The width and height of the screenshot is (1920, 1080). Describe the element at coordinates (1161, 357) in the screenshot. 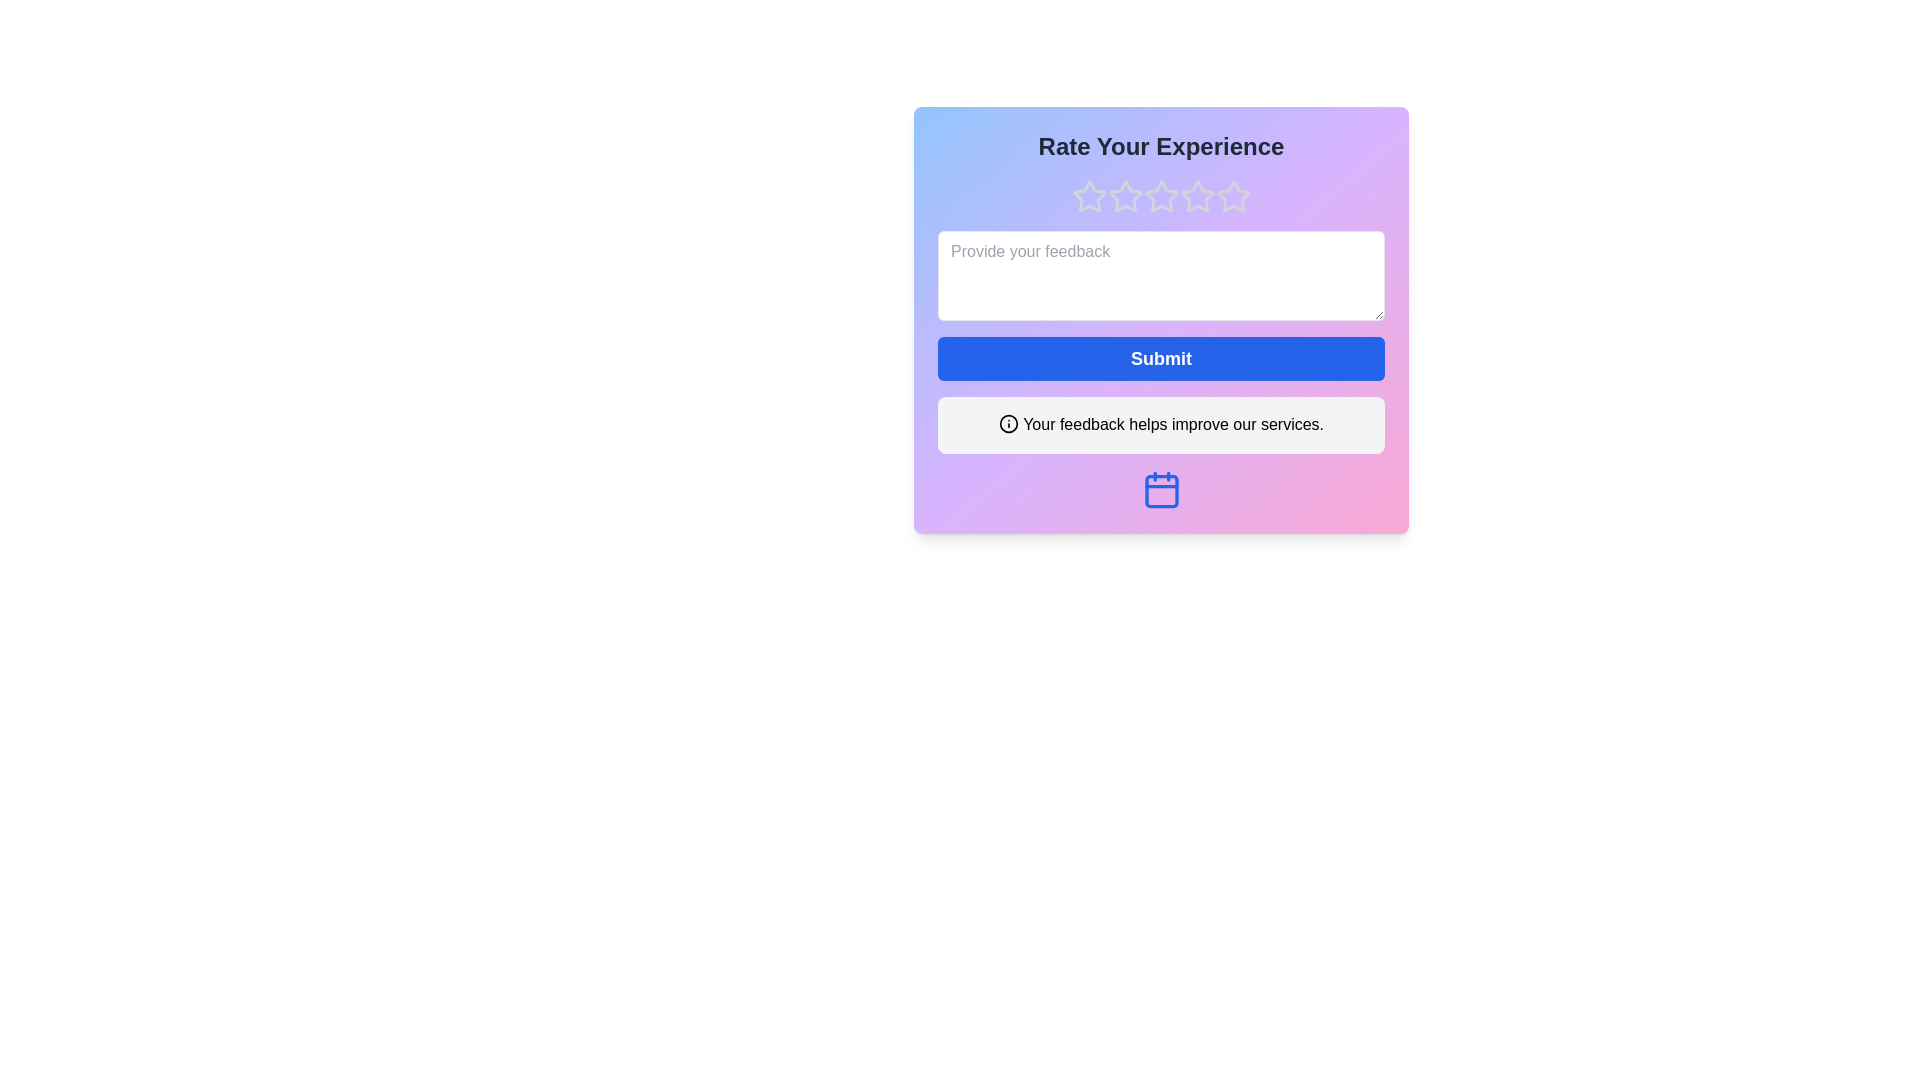

I see `the submit button to submit the rating and feedback` at that location.